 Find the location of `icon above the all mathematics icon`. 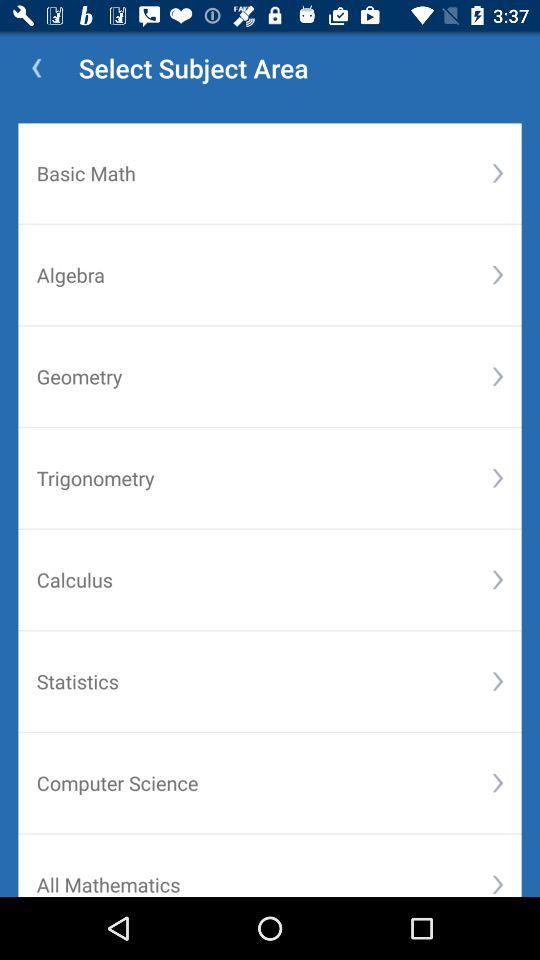

icon above the all mathematics icon is located at coordinates (264, 783).